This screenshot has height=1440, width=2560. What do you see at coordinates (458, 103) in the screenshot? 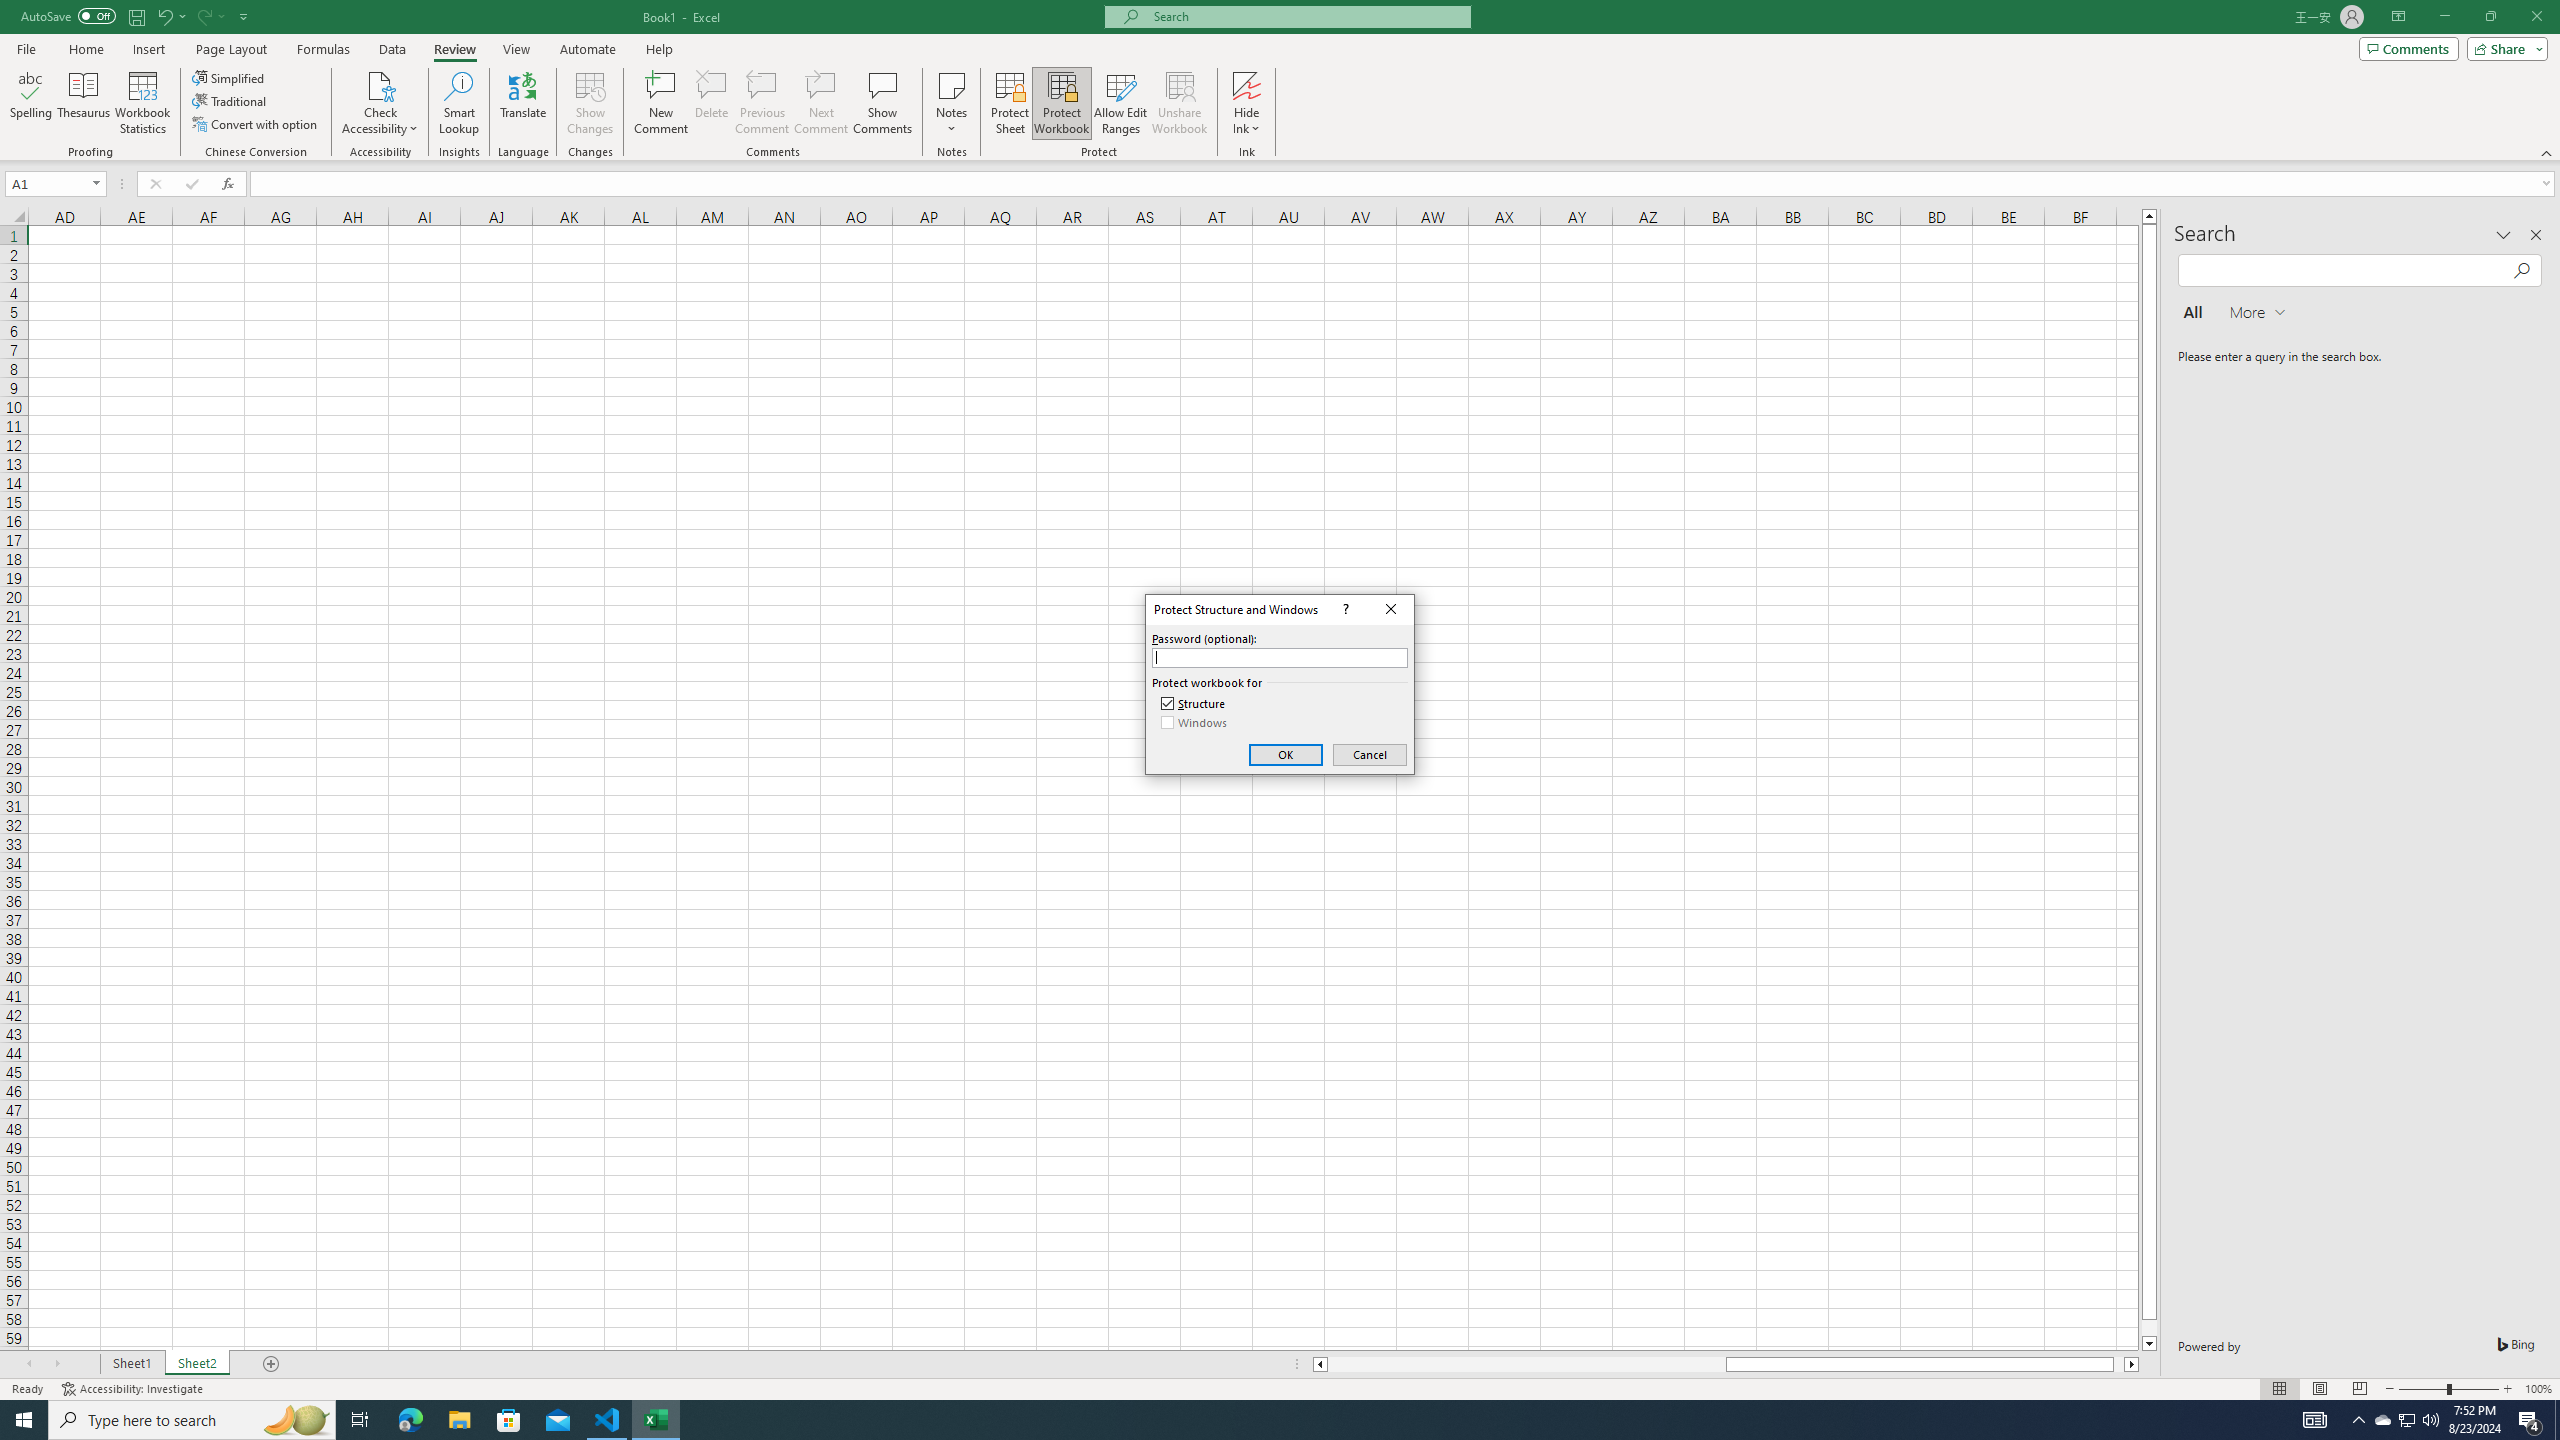
I see `'Smart Lookup'` at bounding box center [458, 103].